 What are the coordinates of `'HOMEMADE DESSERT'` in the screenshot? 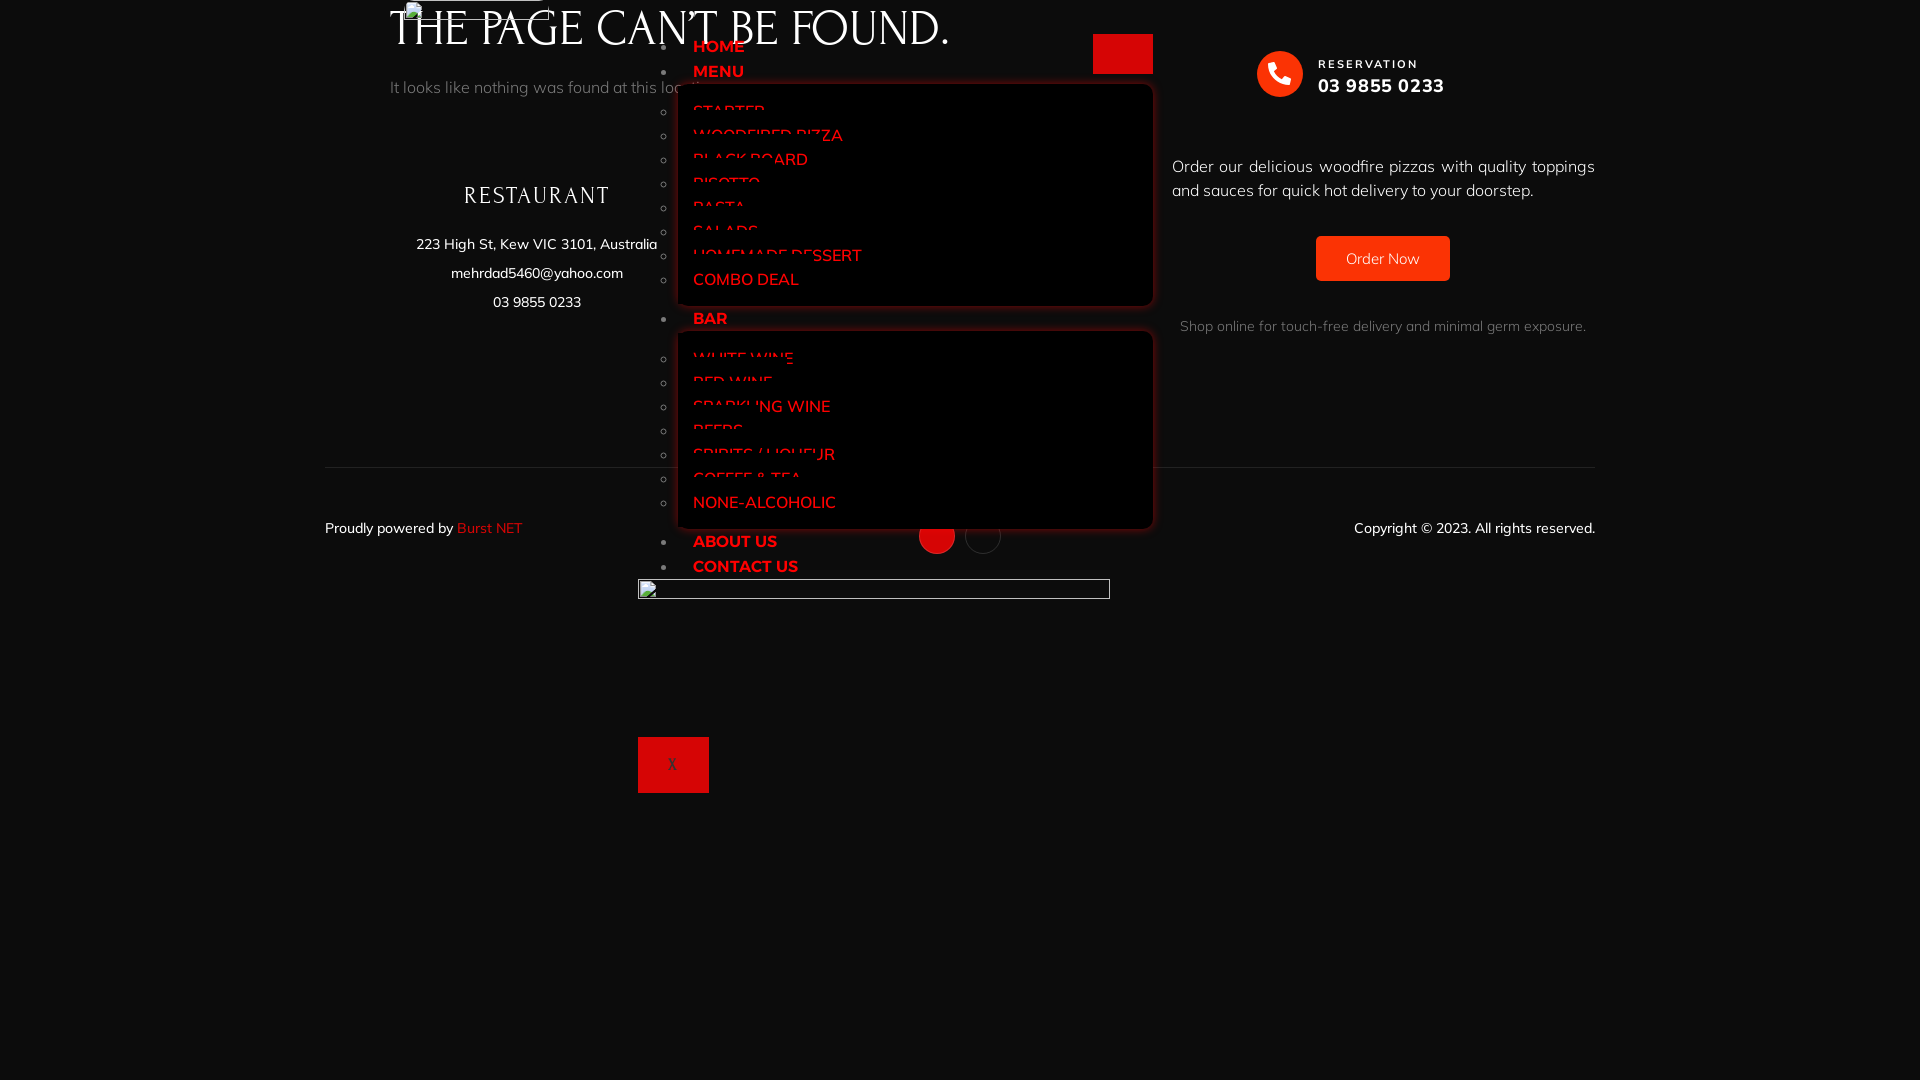 It's located at (776, 253).